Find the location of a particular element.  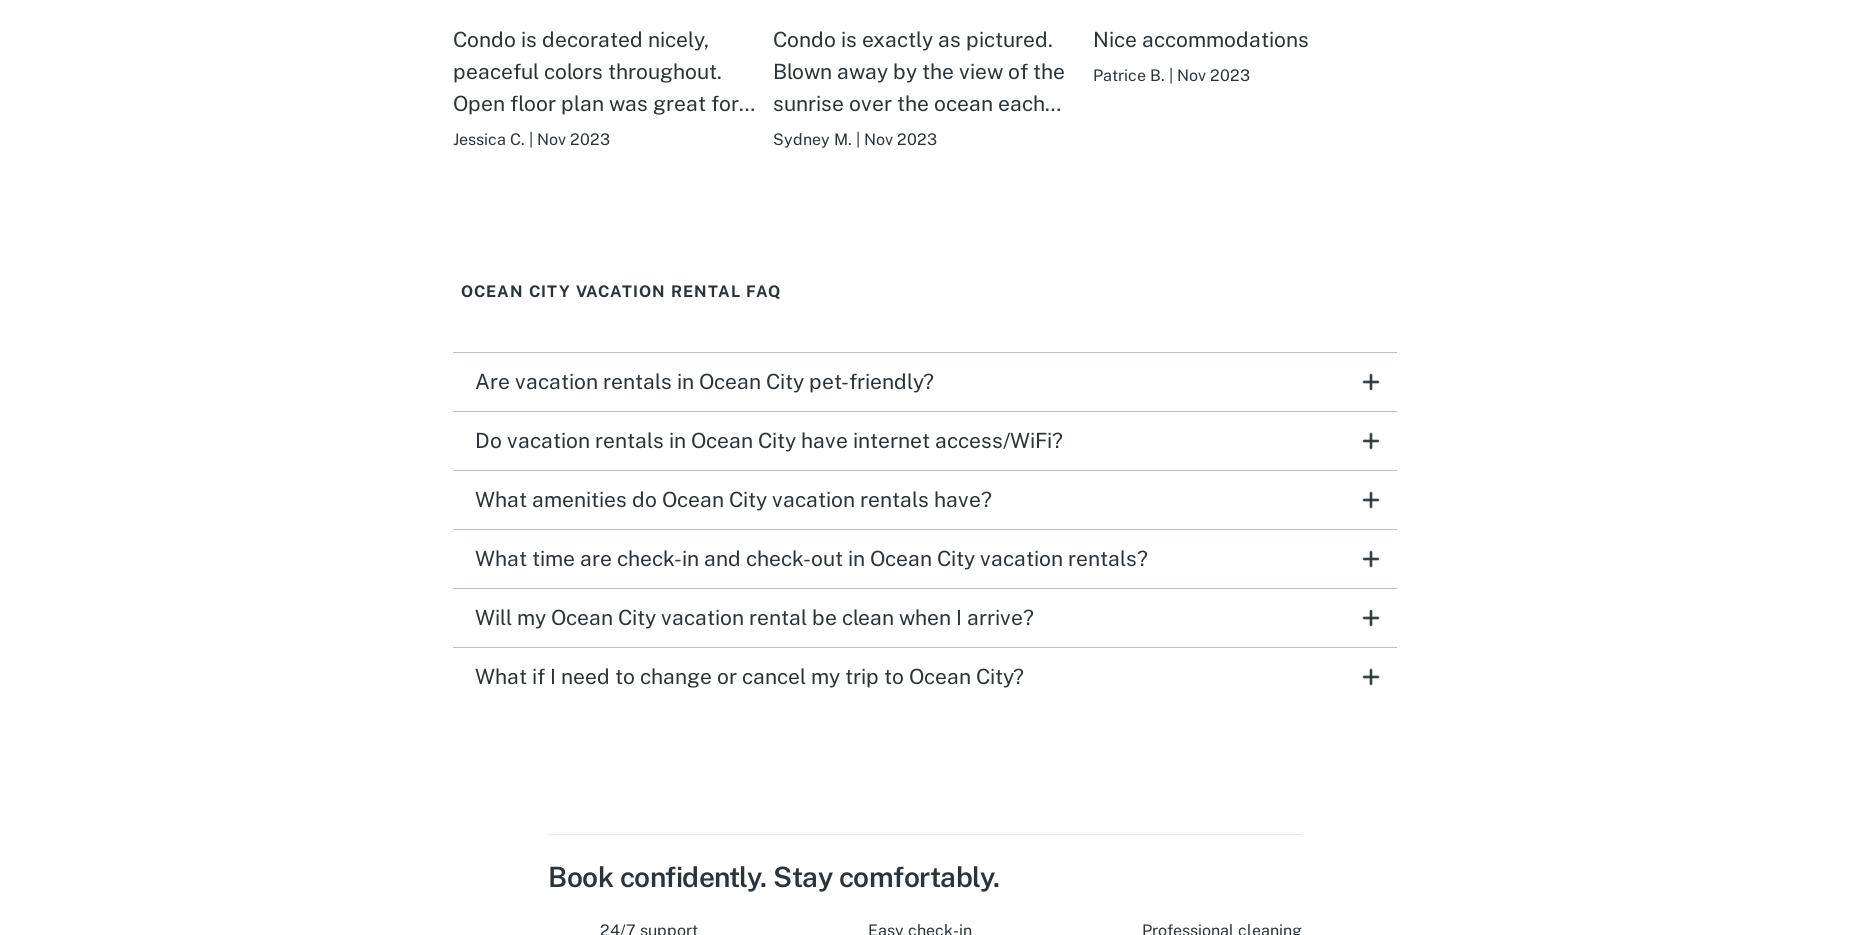

'Book confidently. Stay comfortably.' is located at coordinates (547, 874).